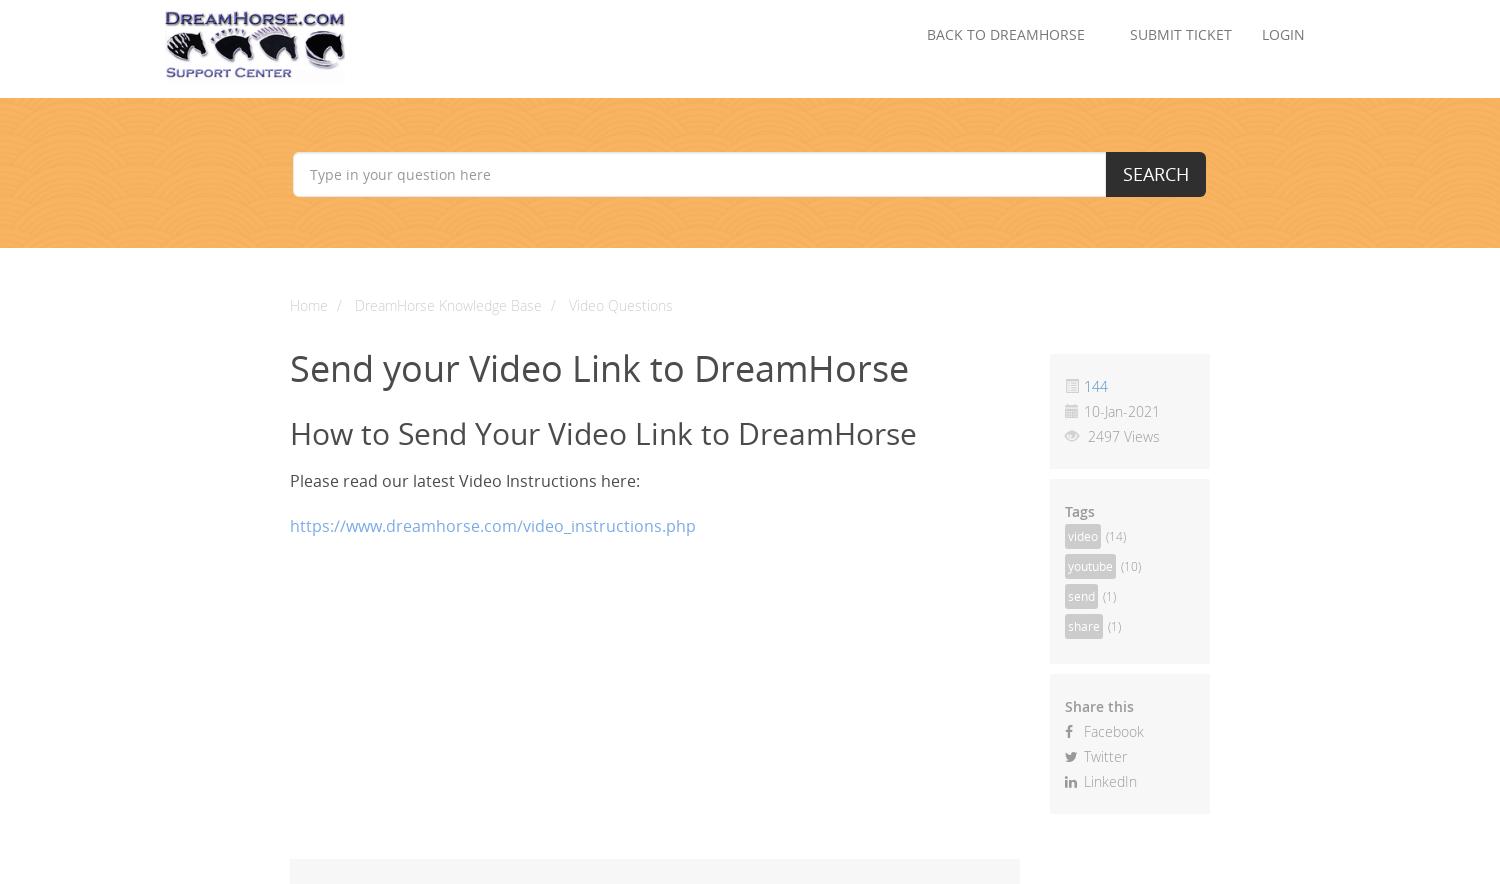 The height and width of the screenshot is (884, 1500). What do you see at coordinates (602, 432) in the screenshot?
I see `'How to Send Your Video Link to DreamHorse'` at bounding box center [602, 432].